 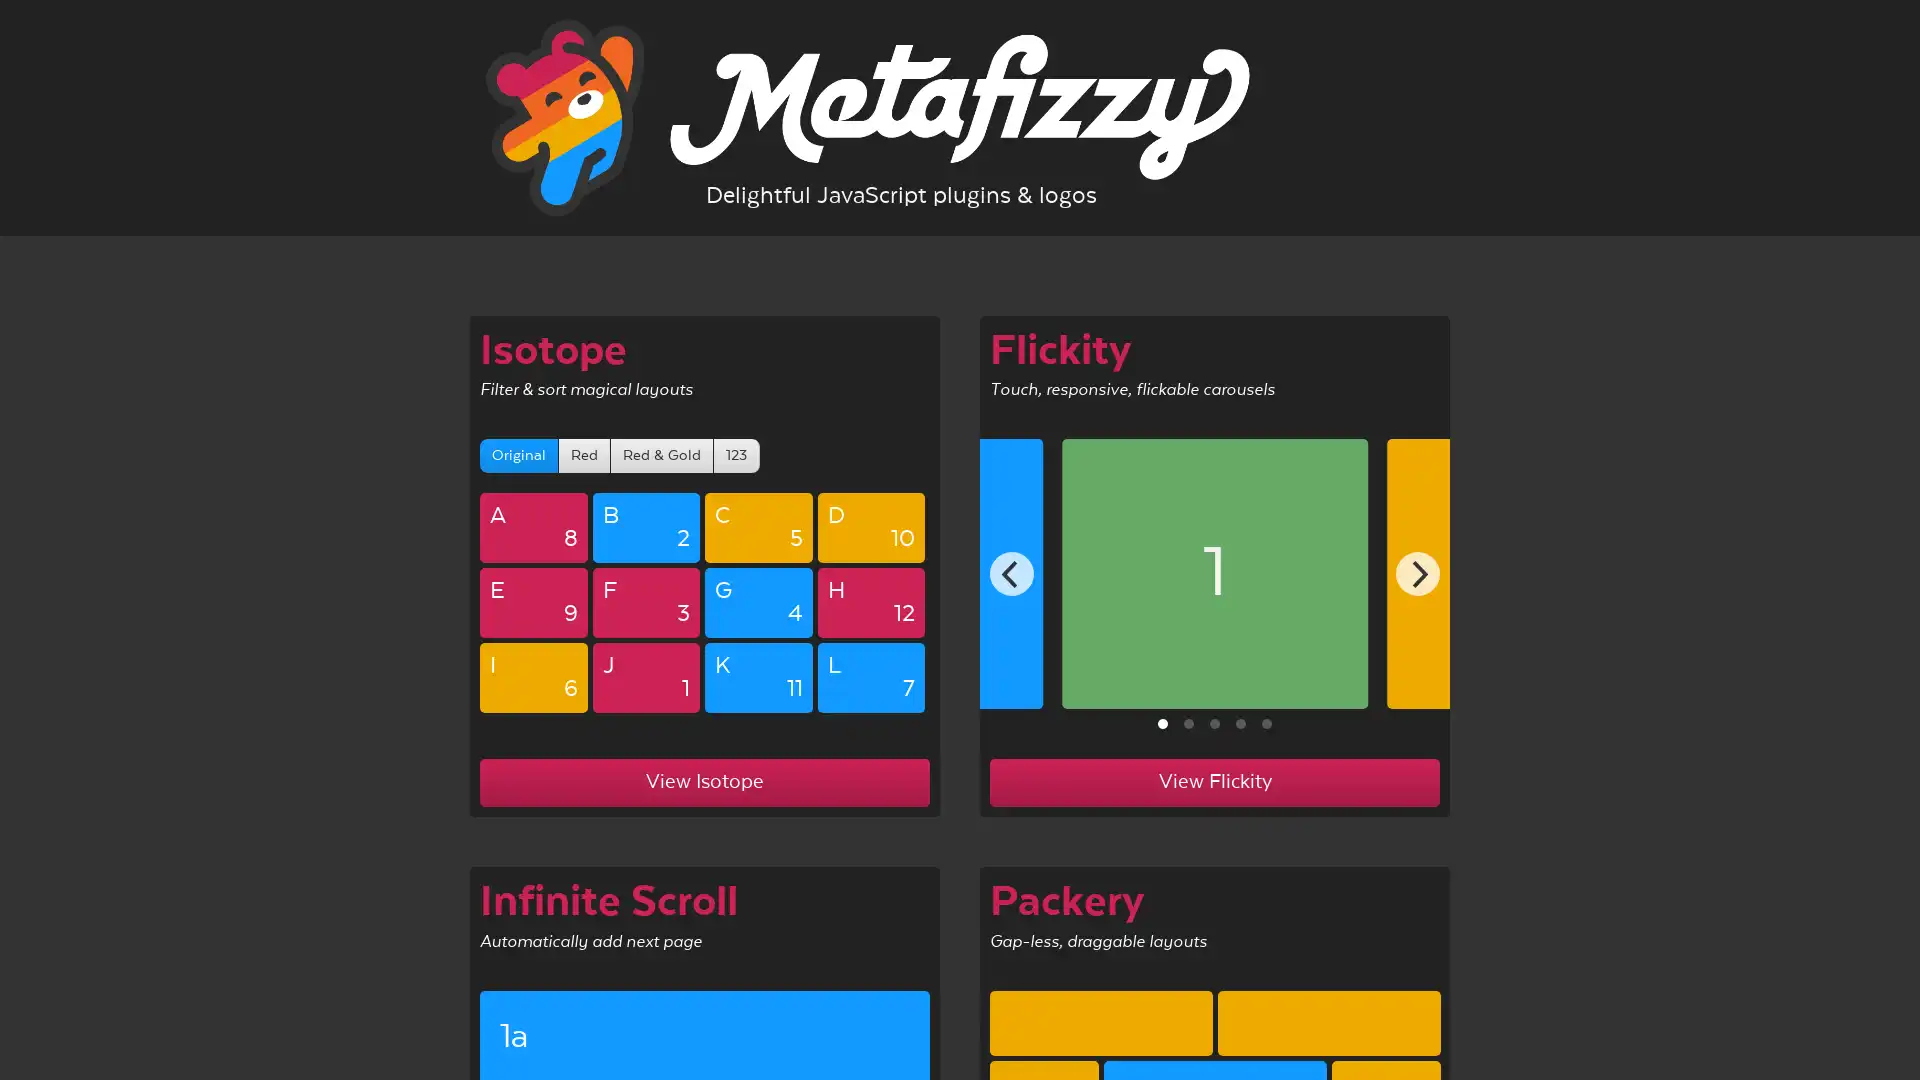 I want to click on Red, so click(x=583, y=455).